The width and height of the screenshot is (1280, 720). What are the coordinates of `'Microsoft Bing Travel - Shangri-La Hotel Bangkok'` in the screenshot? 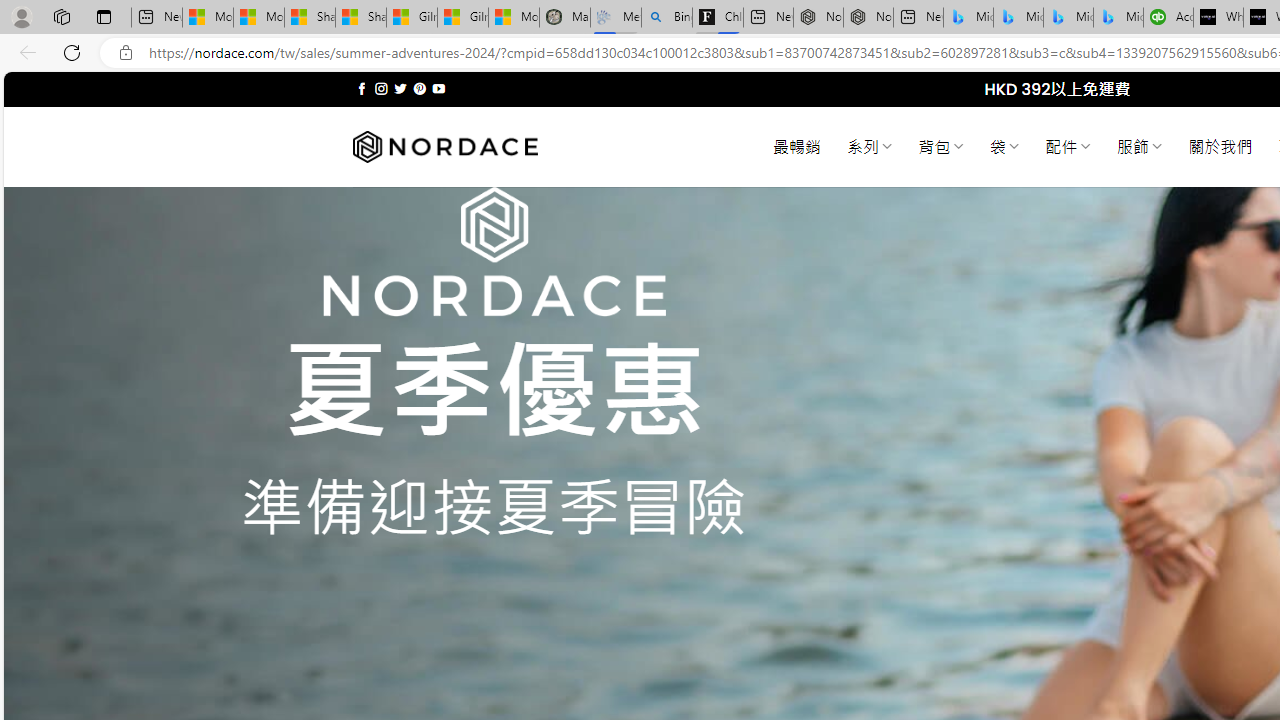 It's located at (1117, 17).